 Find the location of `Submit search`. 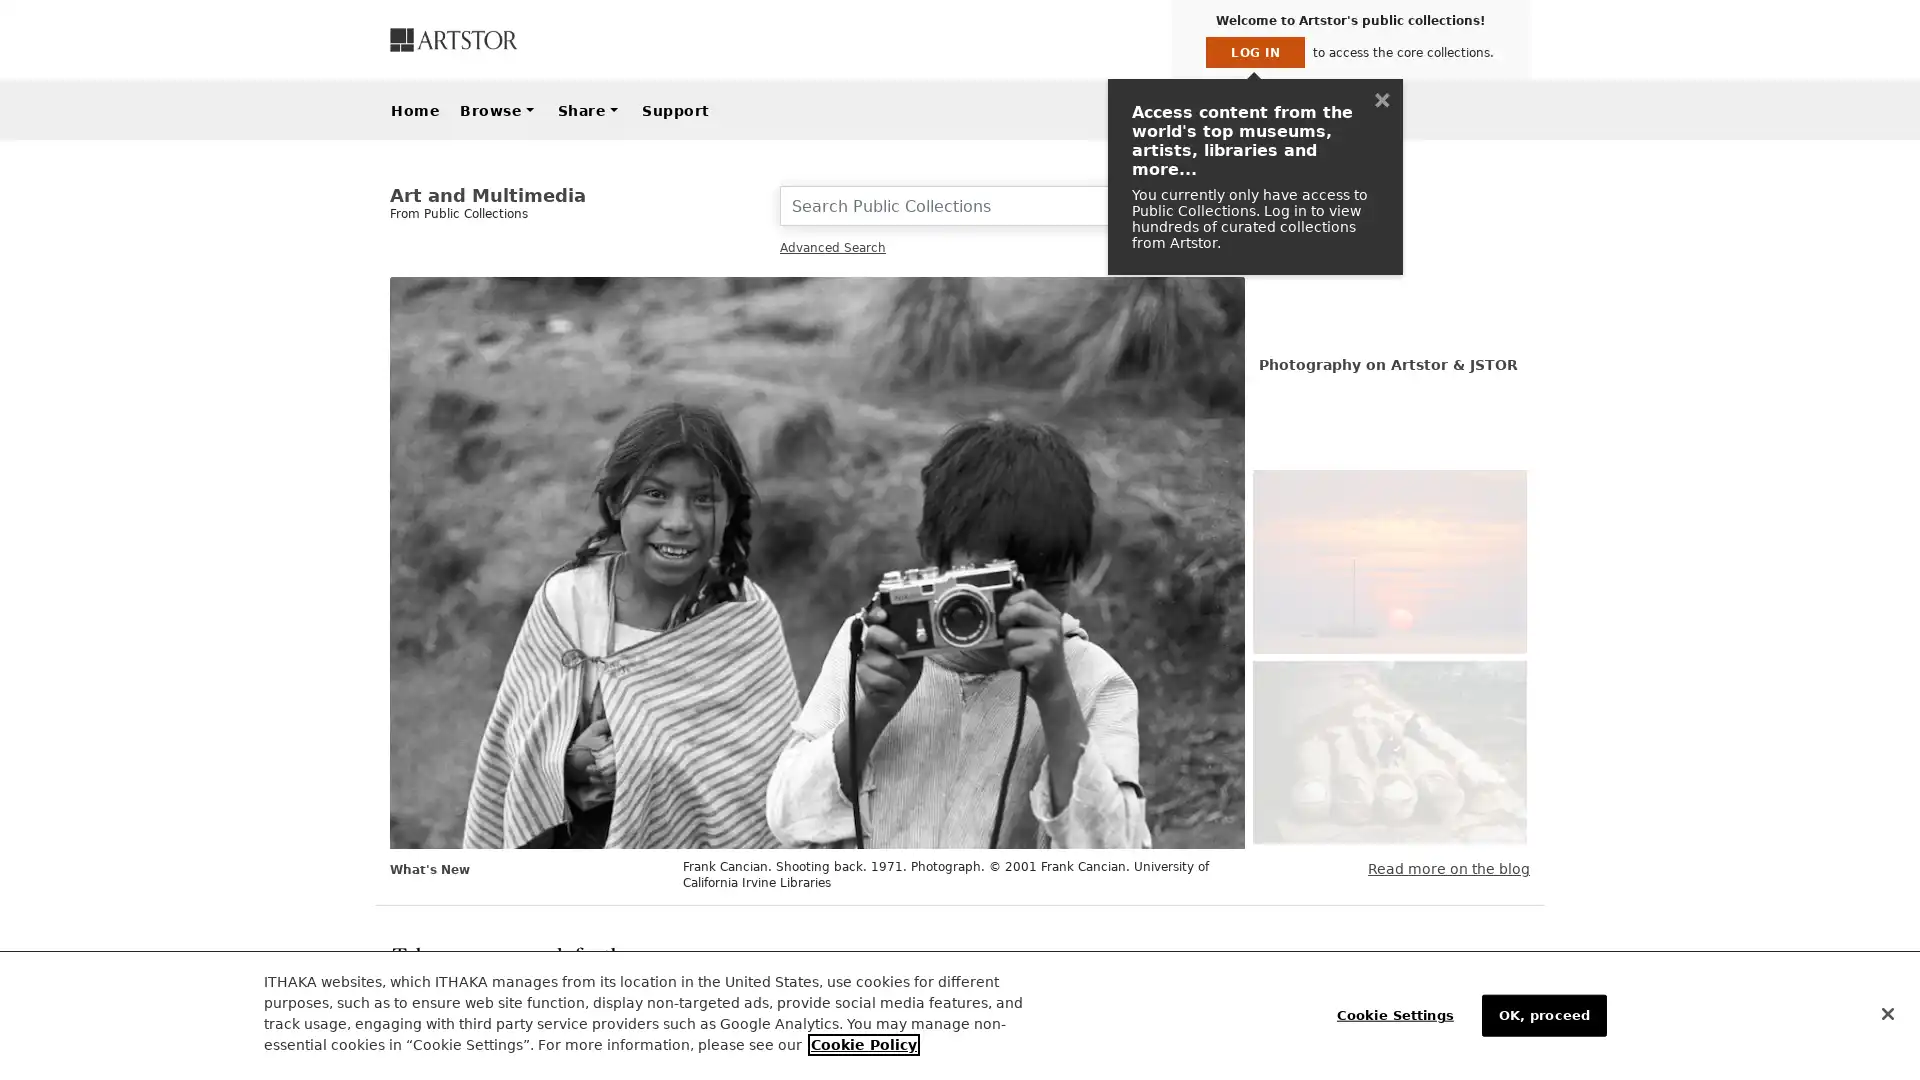

Submit search is located at coordinates (1218, 205).